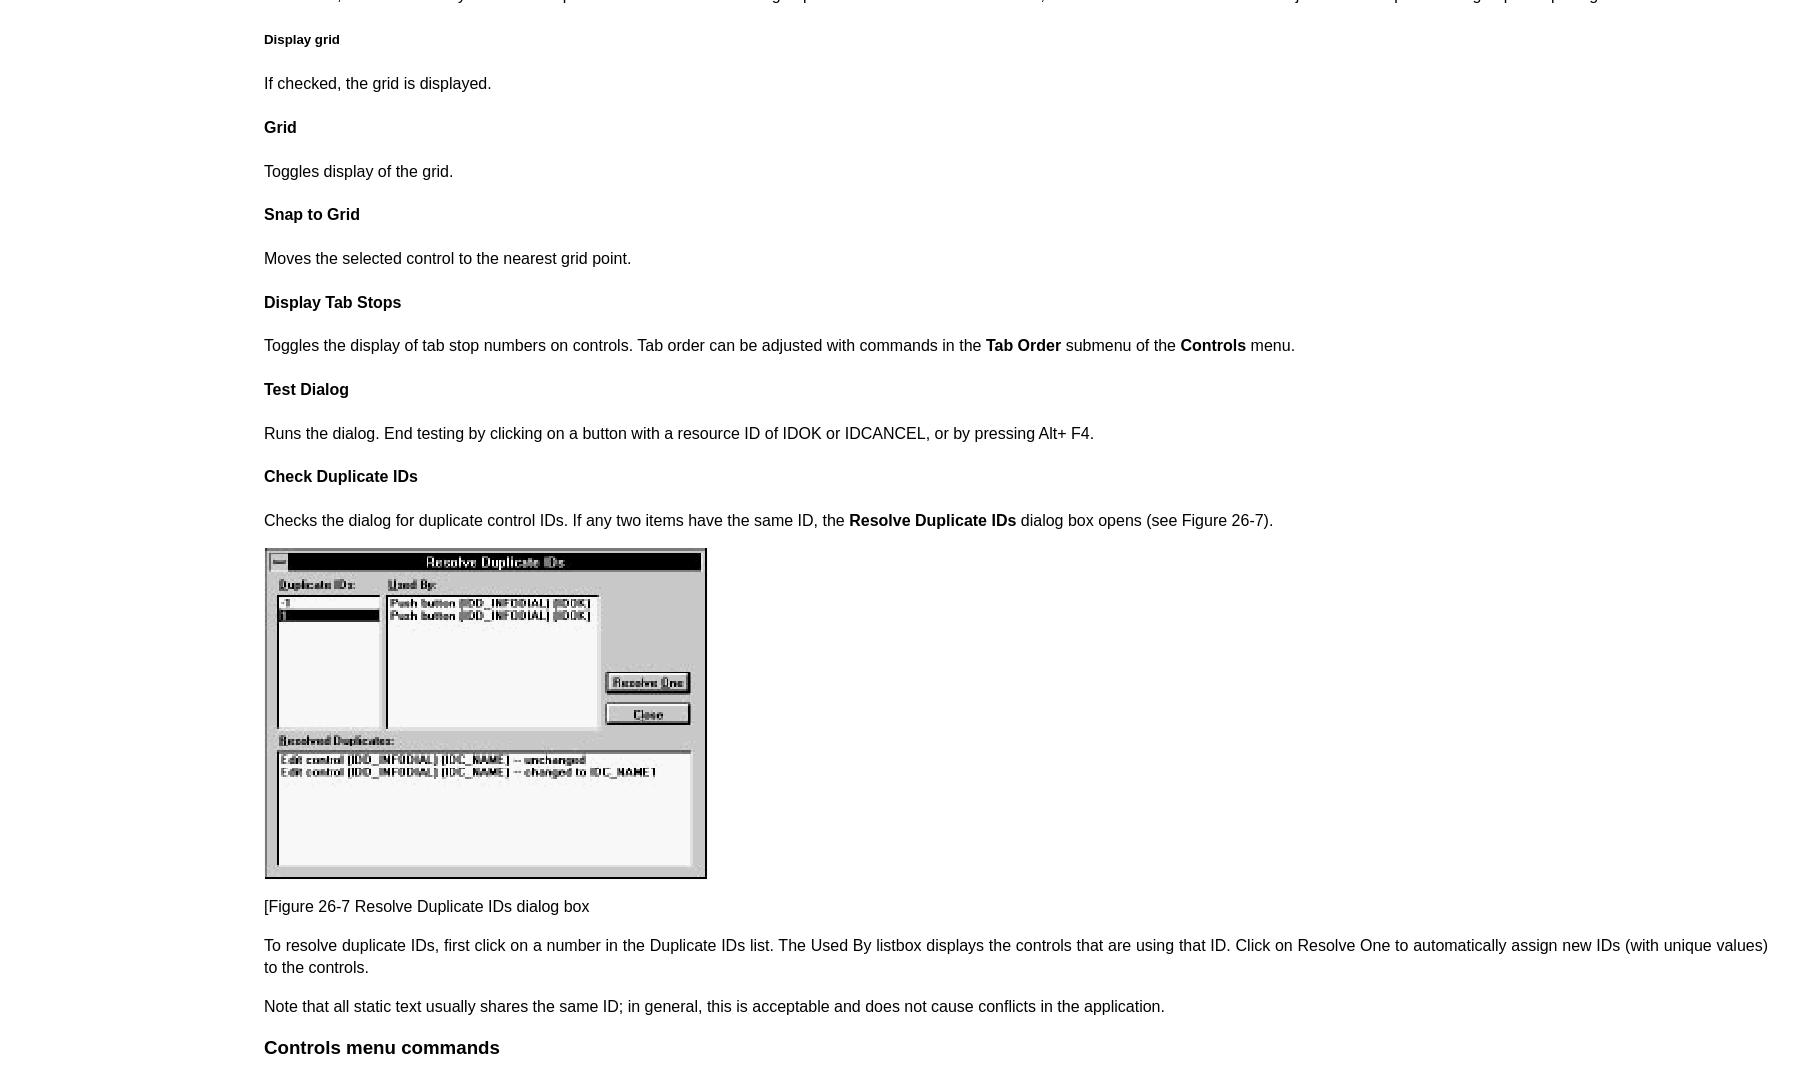 This screenshot has width=1800, height=1069. What do you see at coordinates (1022, 345) in the screenshot?
I see `'Tab Order'` at bounding box center [1022, 345].